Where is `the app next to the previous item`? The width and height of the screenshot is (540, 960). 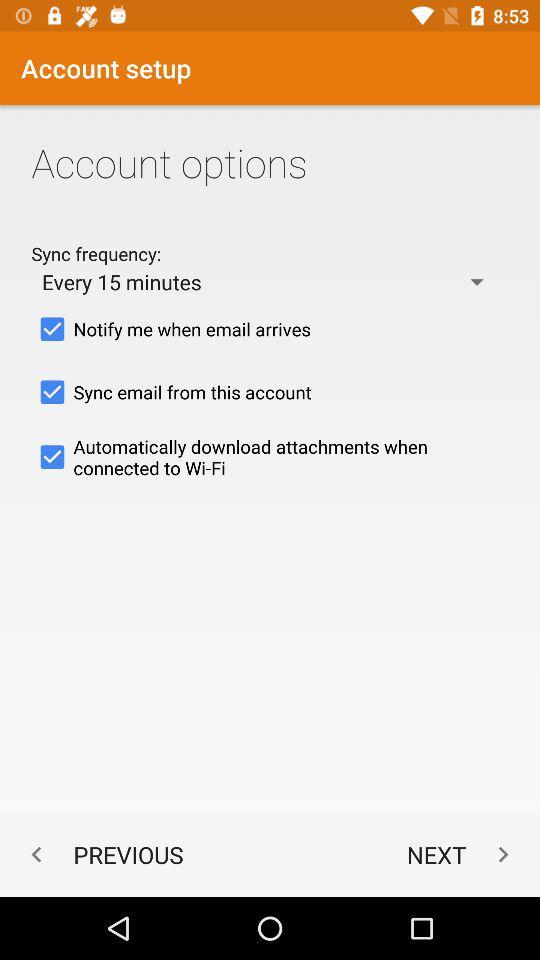 the app next to the previous item is located at coordinates (462, 853).